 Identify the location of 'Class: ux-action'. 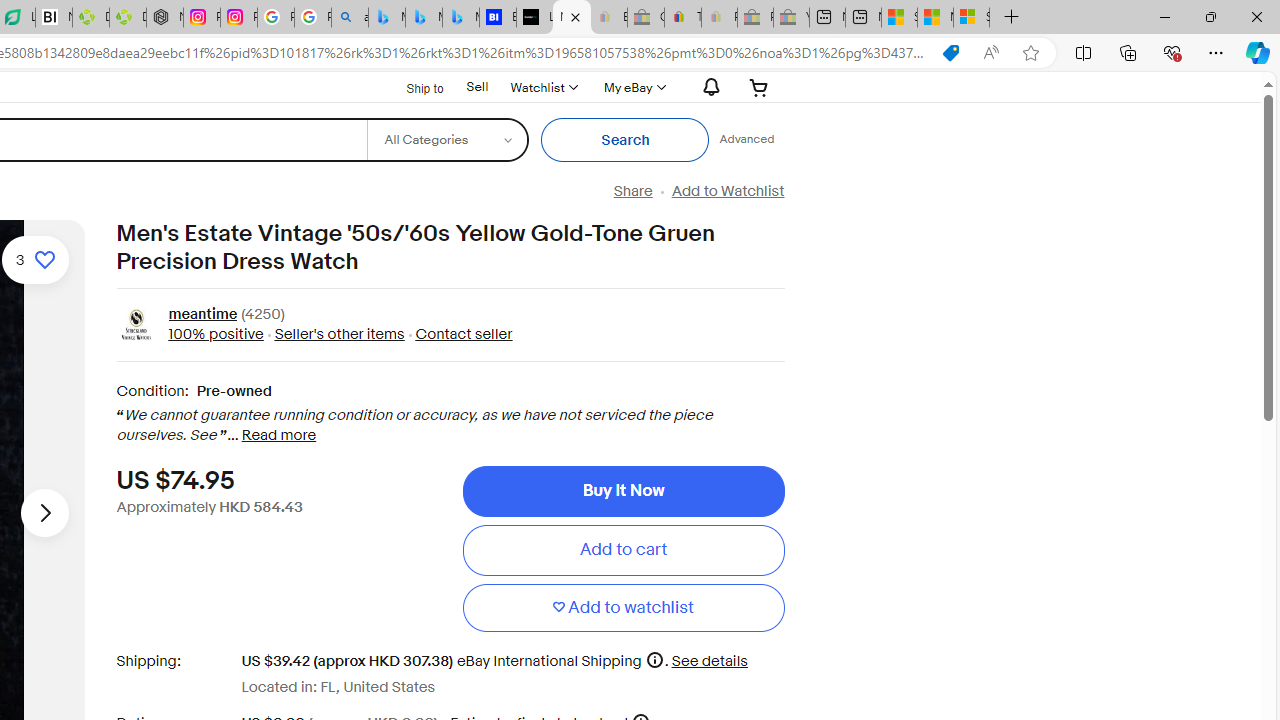
(135, 324).